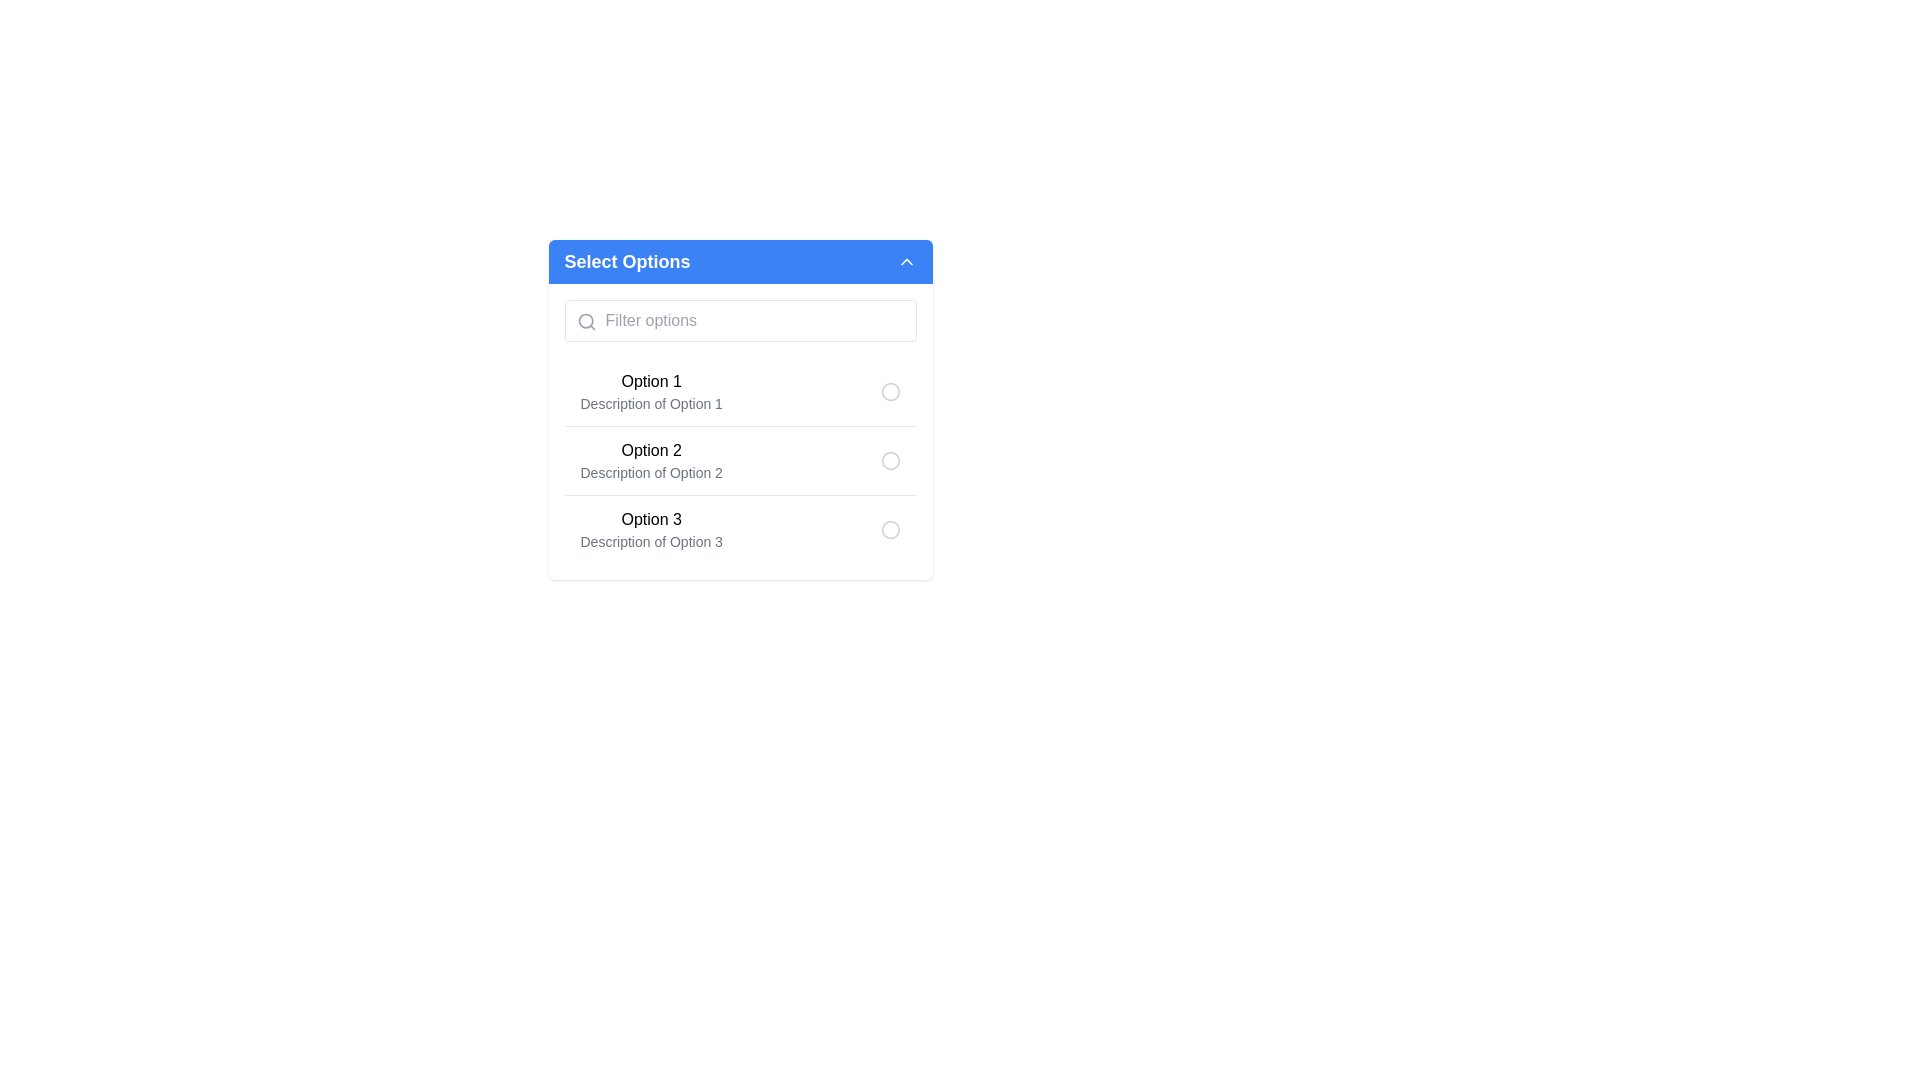 The image size is (1920, 1080). Describe the element at coordinates (889, 461) in the screenshot. I see `the decorative icon for 'Option 2' in the dropdown list, located on the right side of the second row` at that location.